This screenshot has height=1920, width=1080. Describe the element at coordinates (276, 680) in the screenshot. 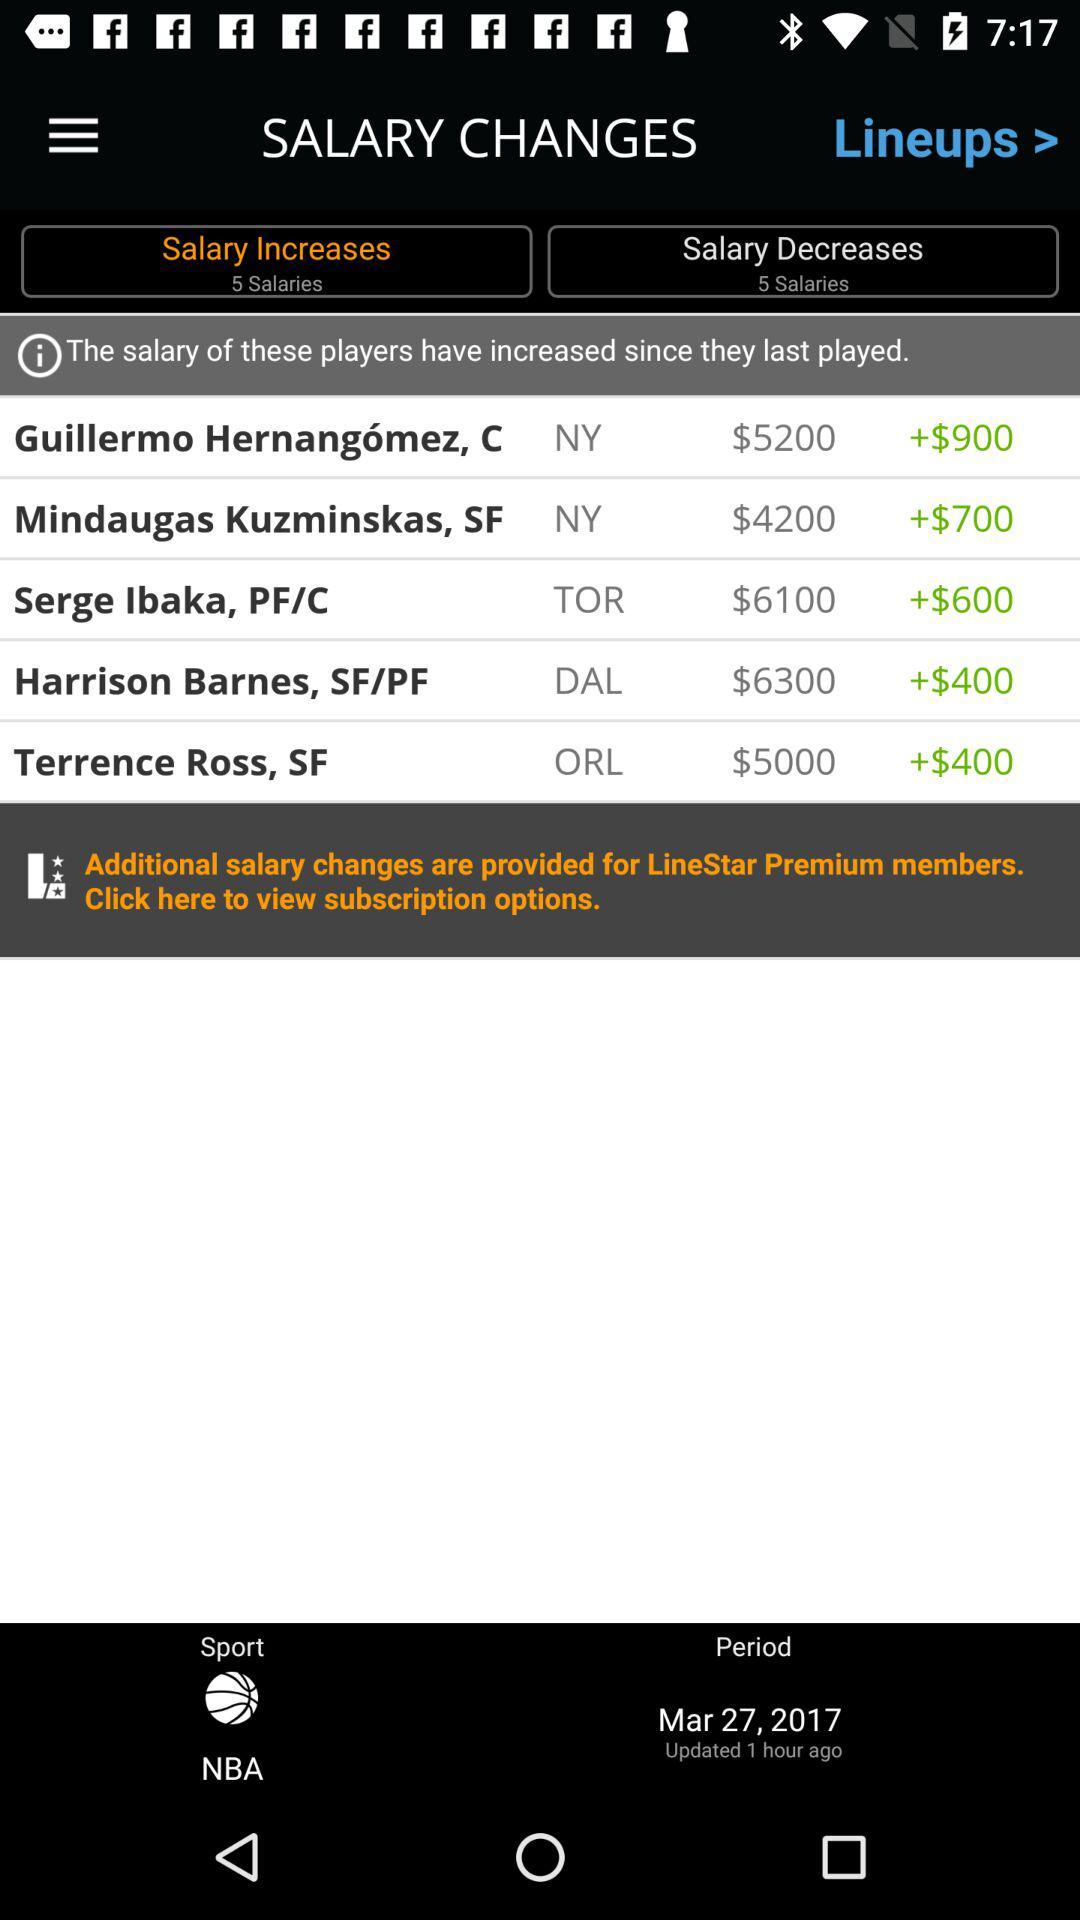

I see `the icon below the serge ibaka pf icon` at that location.